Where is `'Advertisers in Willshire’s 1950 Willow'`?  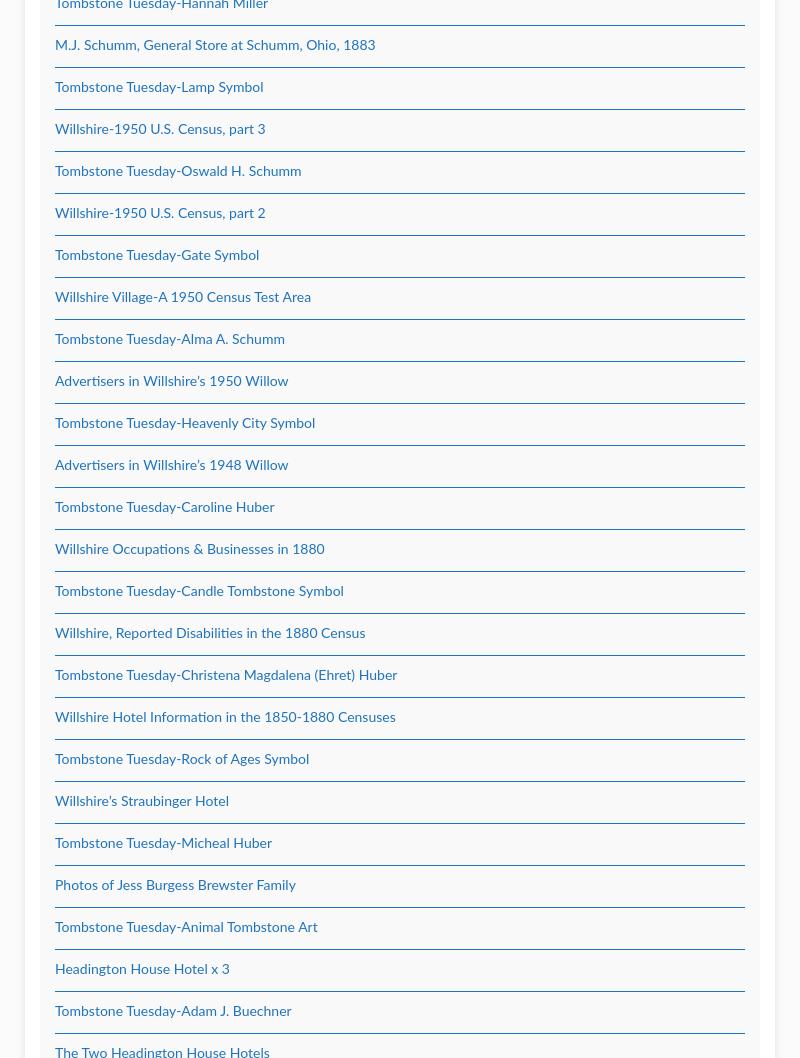
'Advertisers in Willshire’s 1950 Willow' is located at coordinates (170, 382).